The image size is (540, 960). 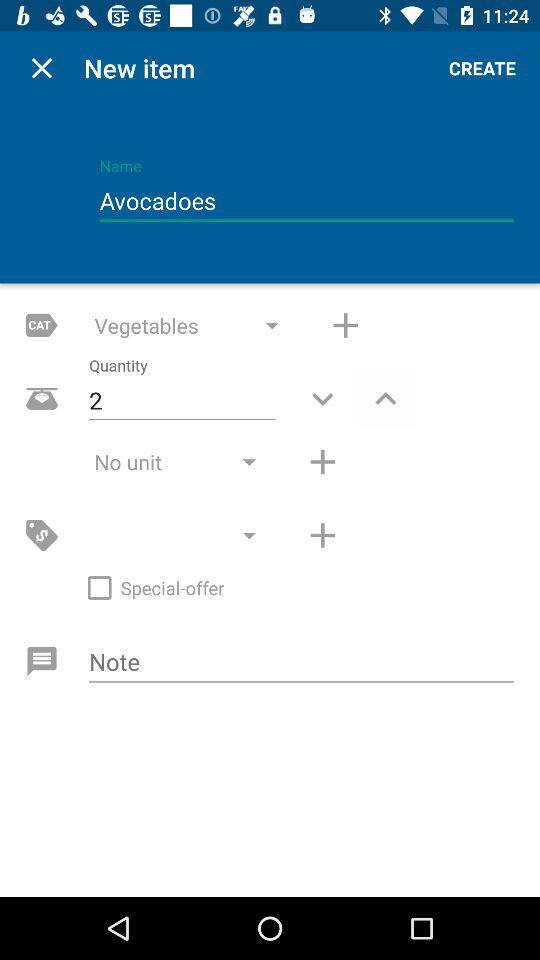 What do you see at coordinates (344, 325) in the screenshot?
I see `incerase` at bounding box center [344, 325].